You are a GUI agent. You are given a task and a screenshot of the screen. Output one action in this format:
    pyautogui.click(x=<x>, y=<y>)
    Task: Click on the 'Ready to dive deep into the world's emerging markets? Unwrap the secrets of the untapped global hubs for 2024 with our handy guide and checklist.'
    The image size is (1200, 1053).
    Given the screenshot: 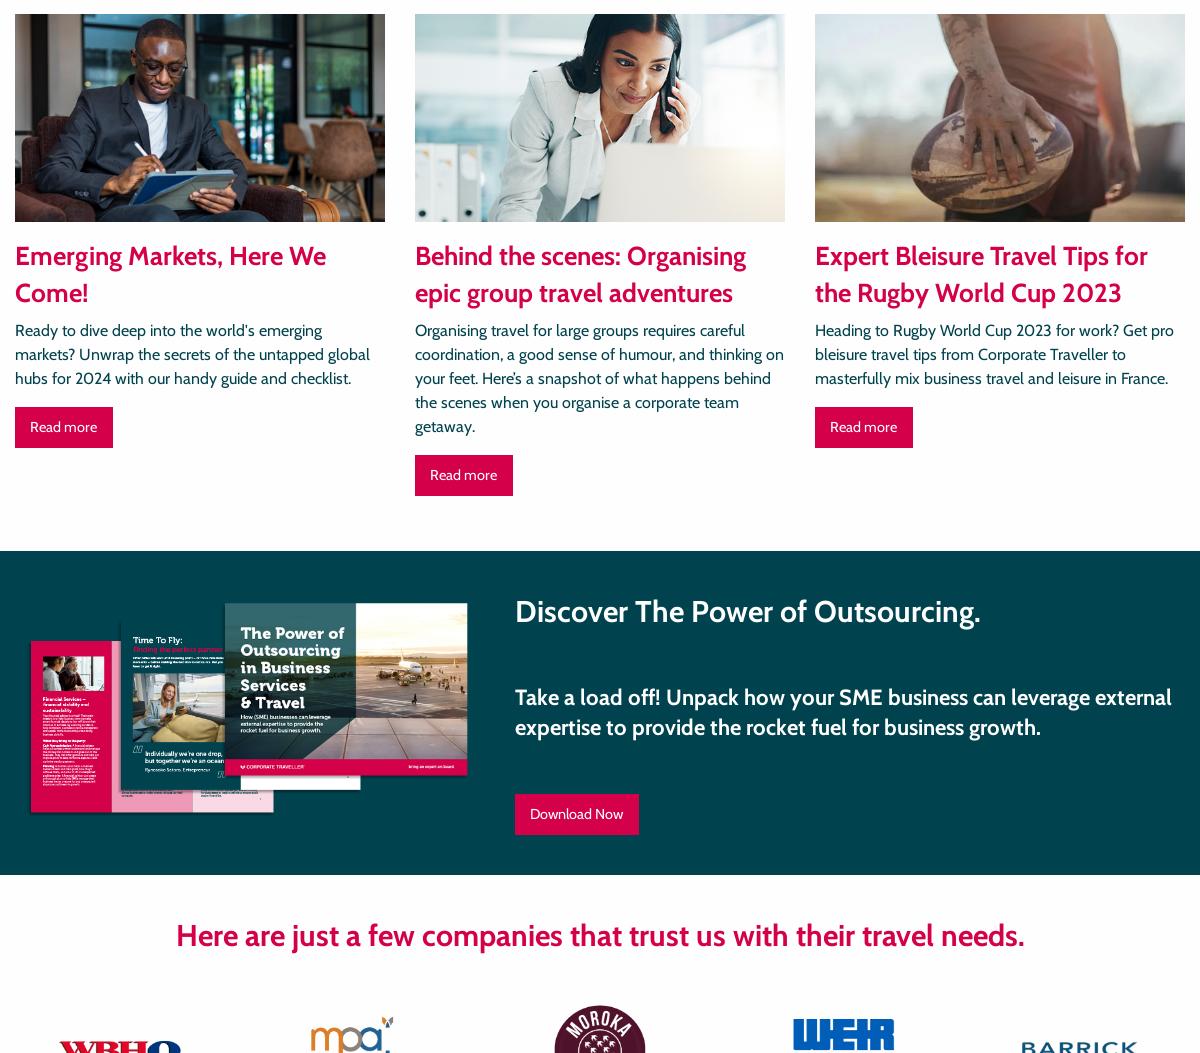 What is the action you would take?
    pyautogui.click(x=191, y=353)
    